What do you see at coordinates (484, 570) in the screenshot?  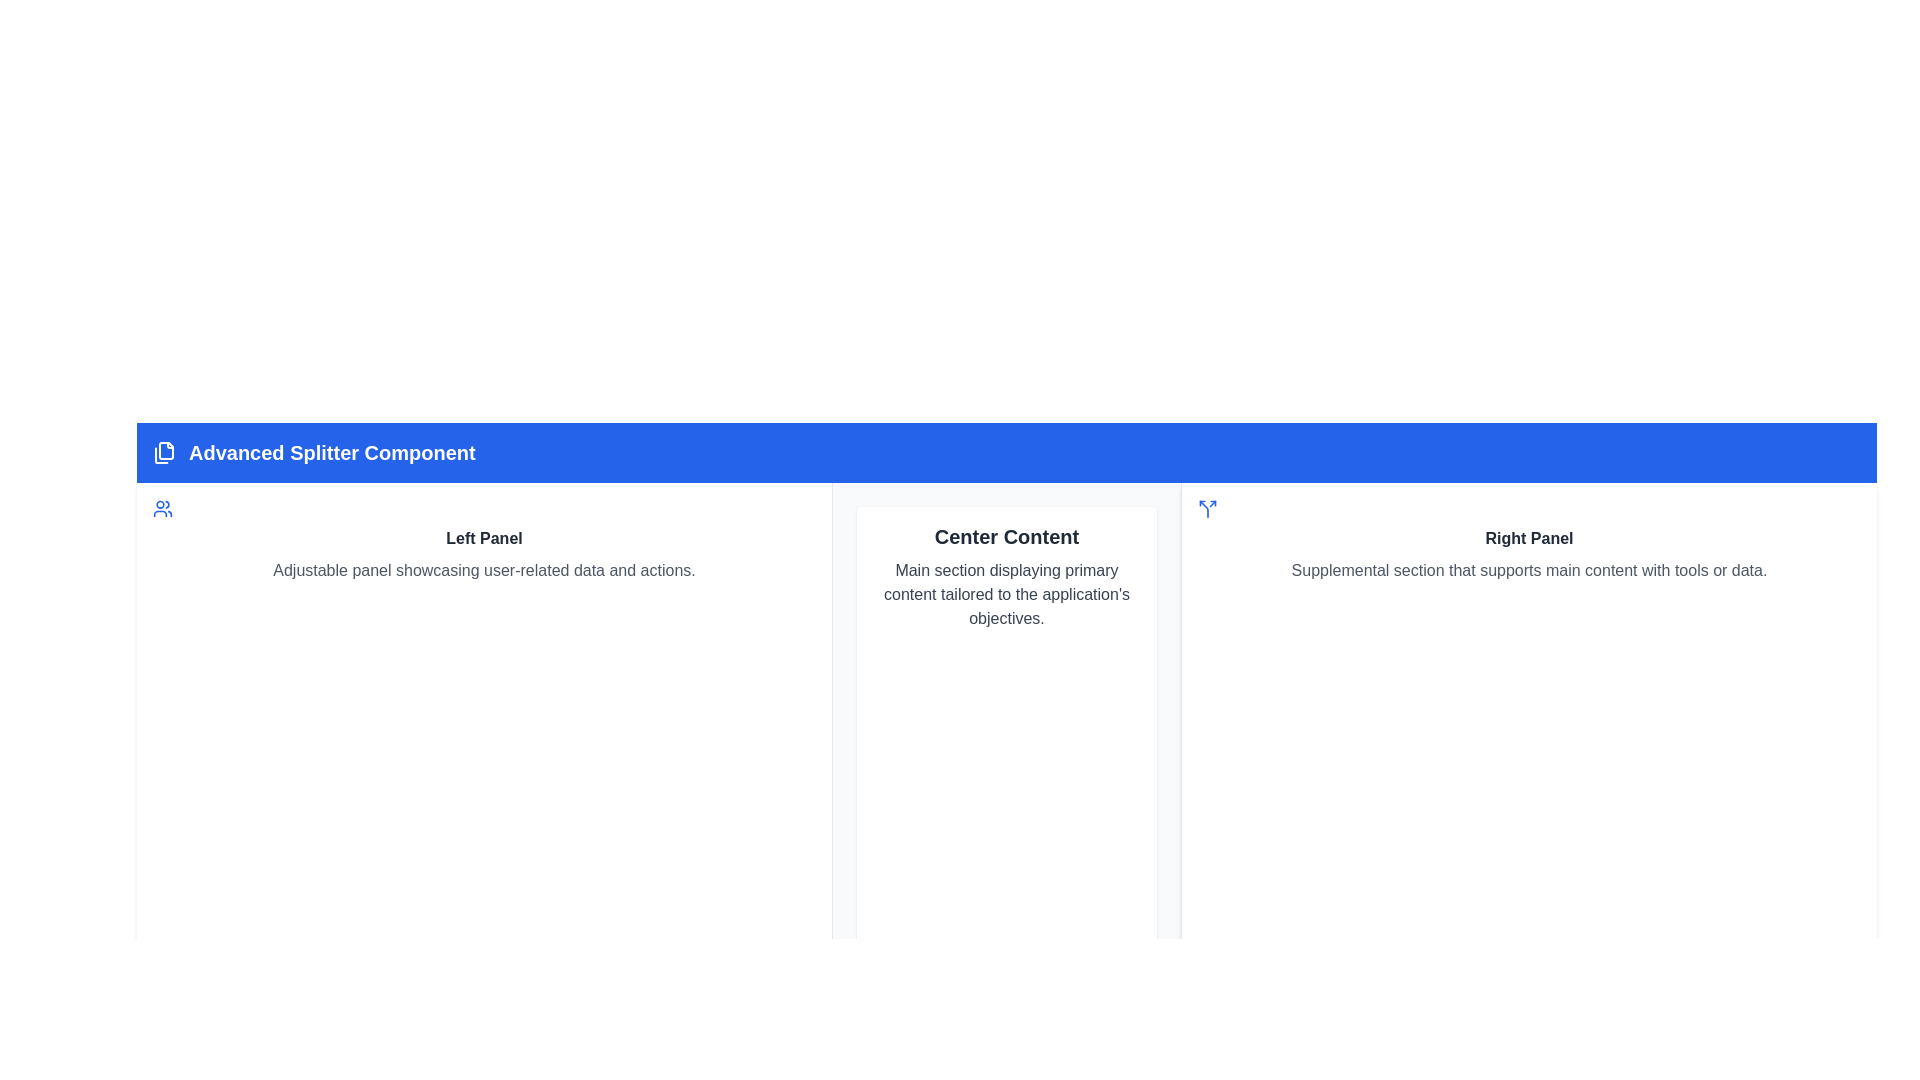 I see `the static text element styled in gray font color, positioned under the 'Left Panel' heading within the left-side panel` at bounding box center [484, 570].